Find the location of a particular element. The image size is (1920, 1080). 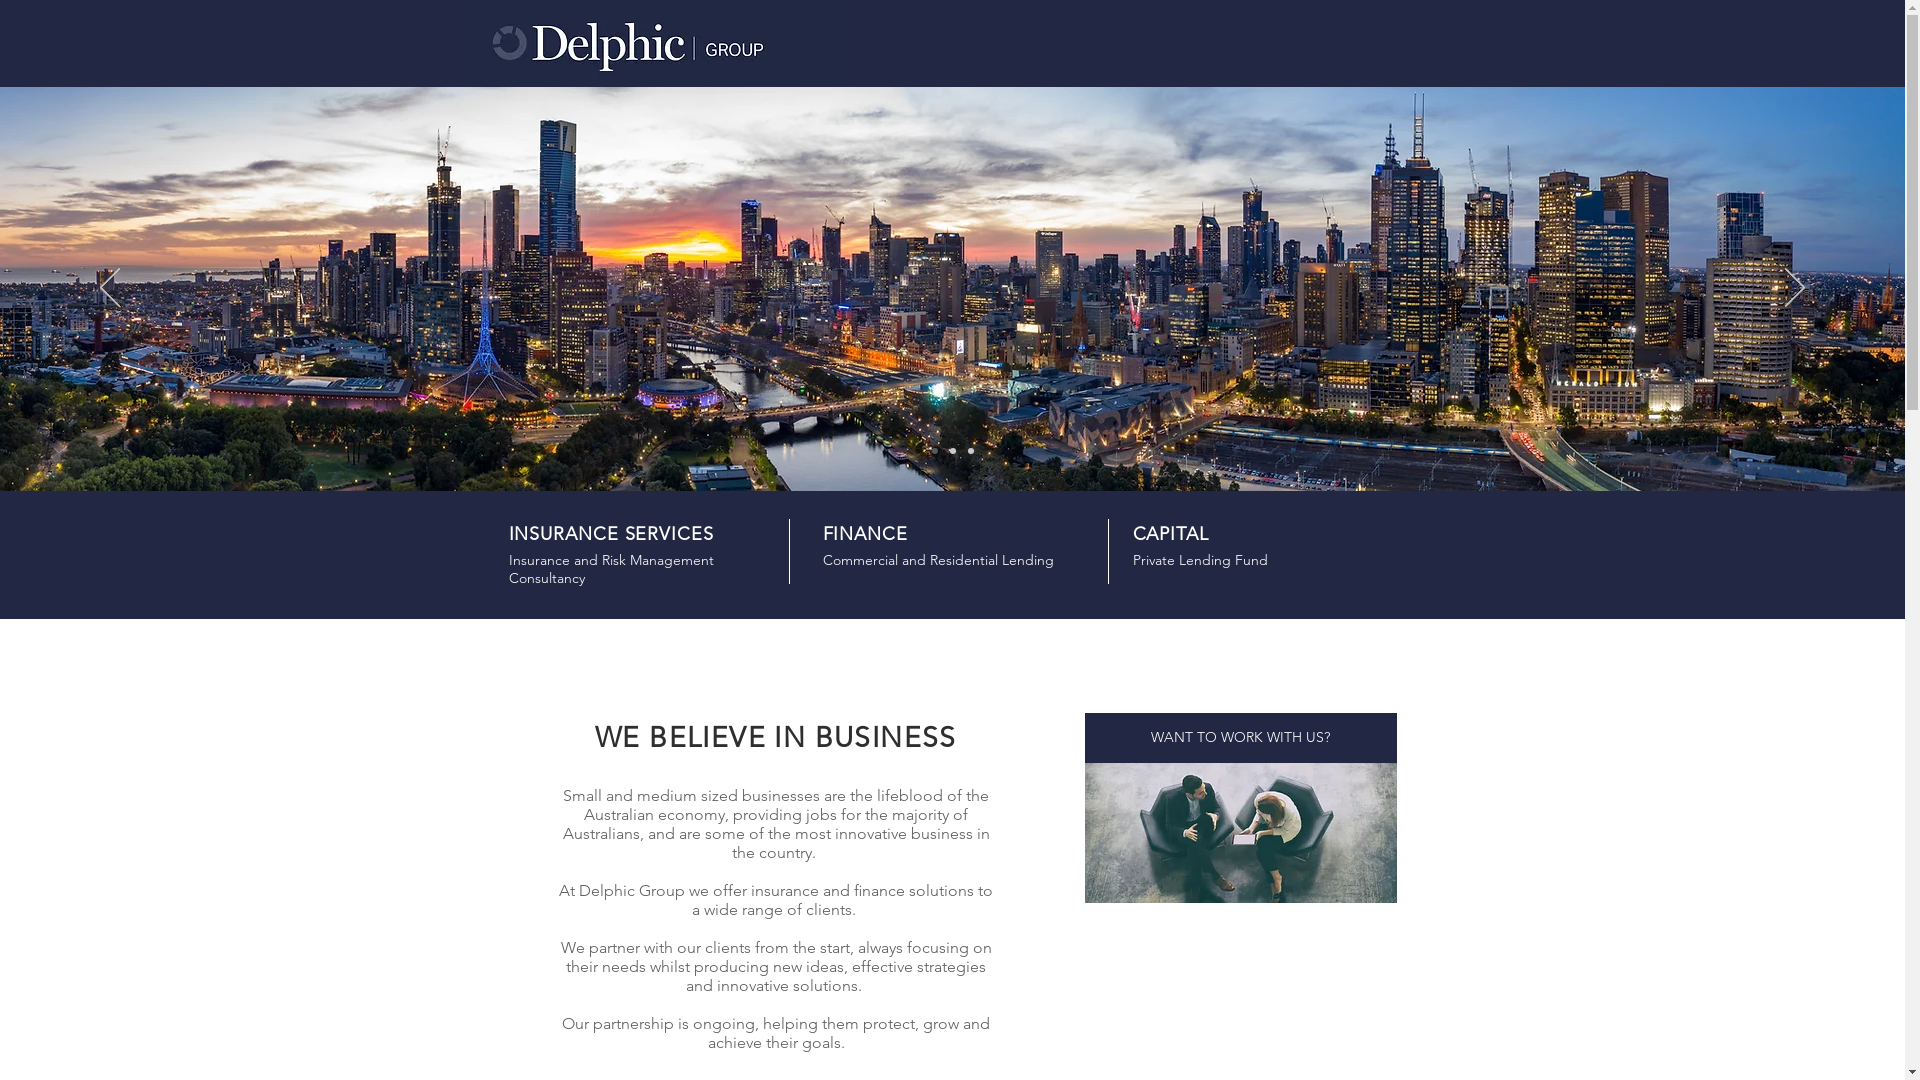

'FINANCE' is located at coordinates (864, 532).